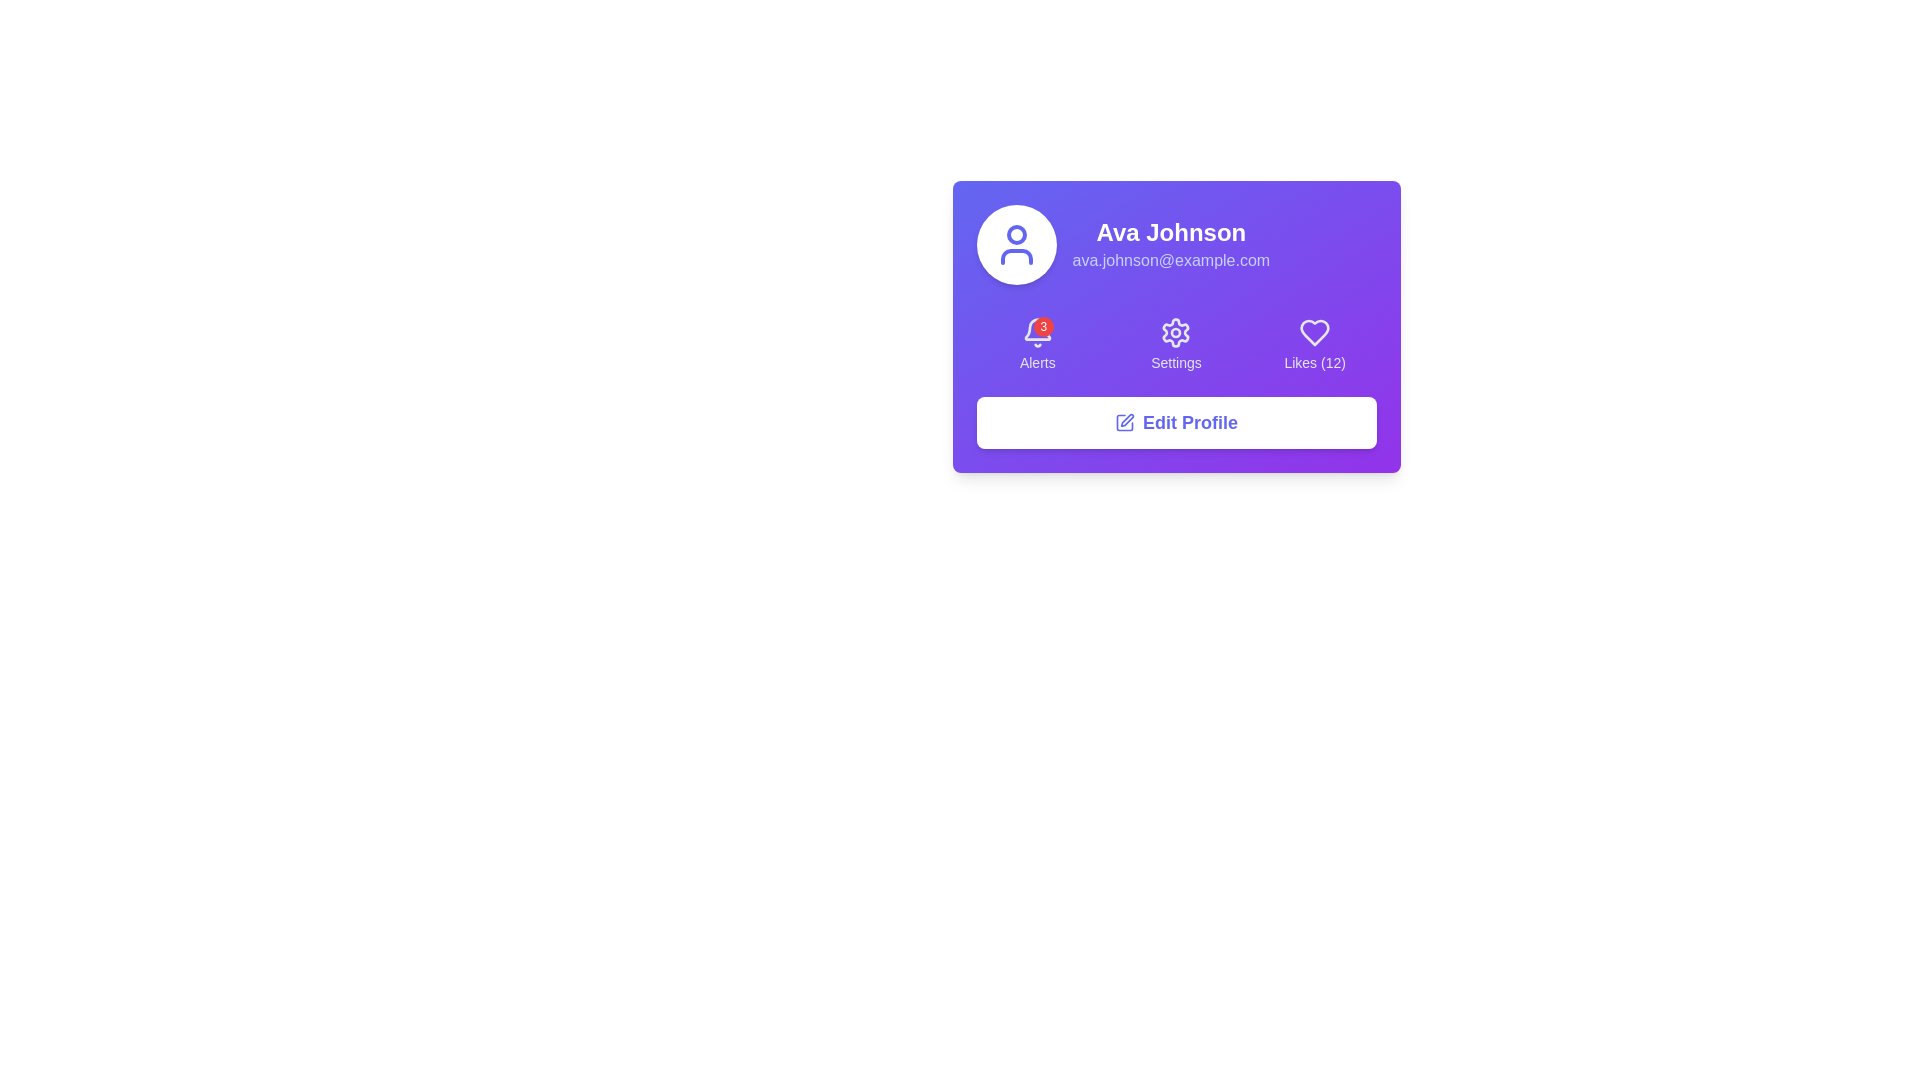  I want to click on the Interactive notification indicator with a badge, so click(1037, 343).